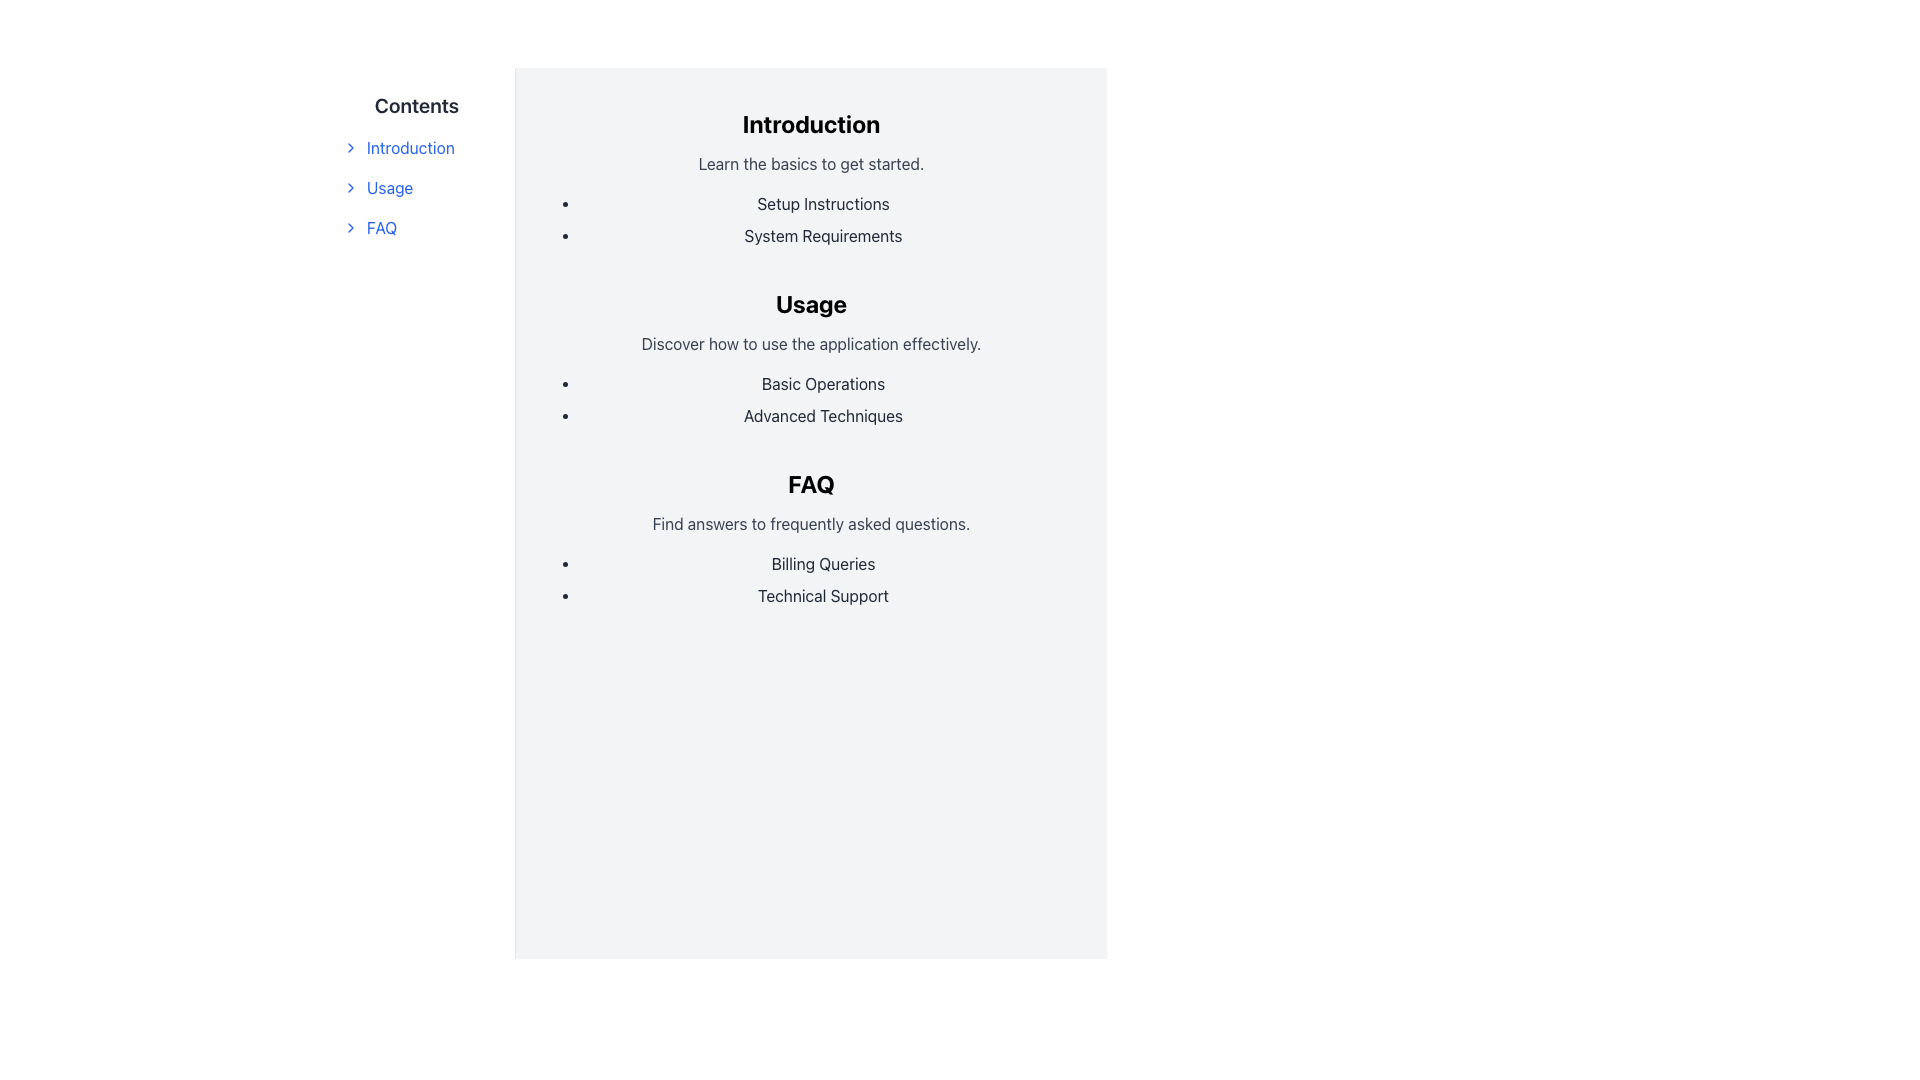 Image resolution: width=1920 pixels, height=1080 pixels. I want to click on the small right chevron icon located to the immediate left of the 'Usage' text link in the navigation sidebar, so click(350, 188).